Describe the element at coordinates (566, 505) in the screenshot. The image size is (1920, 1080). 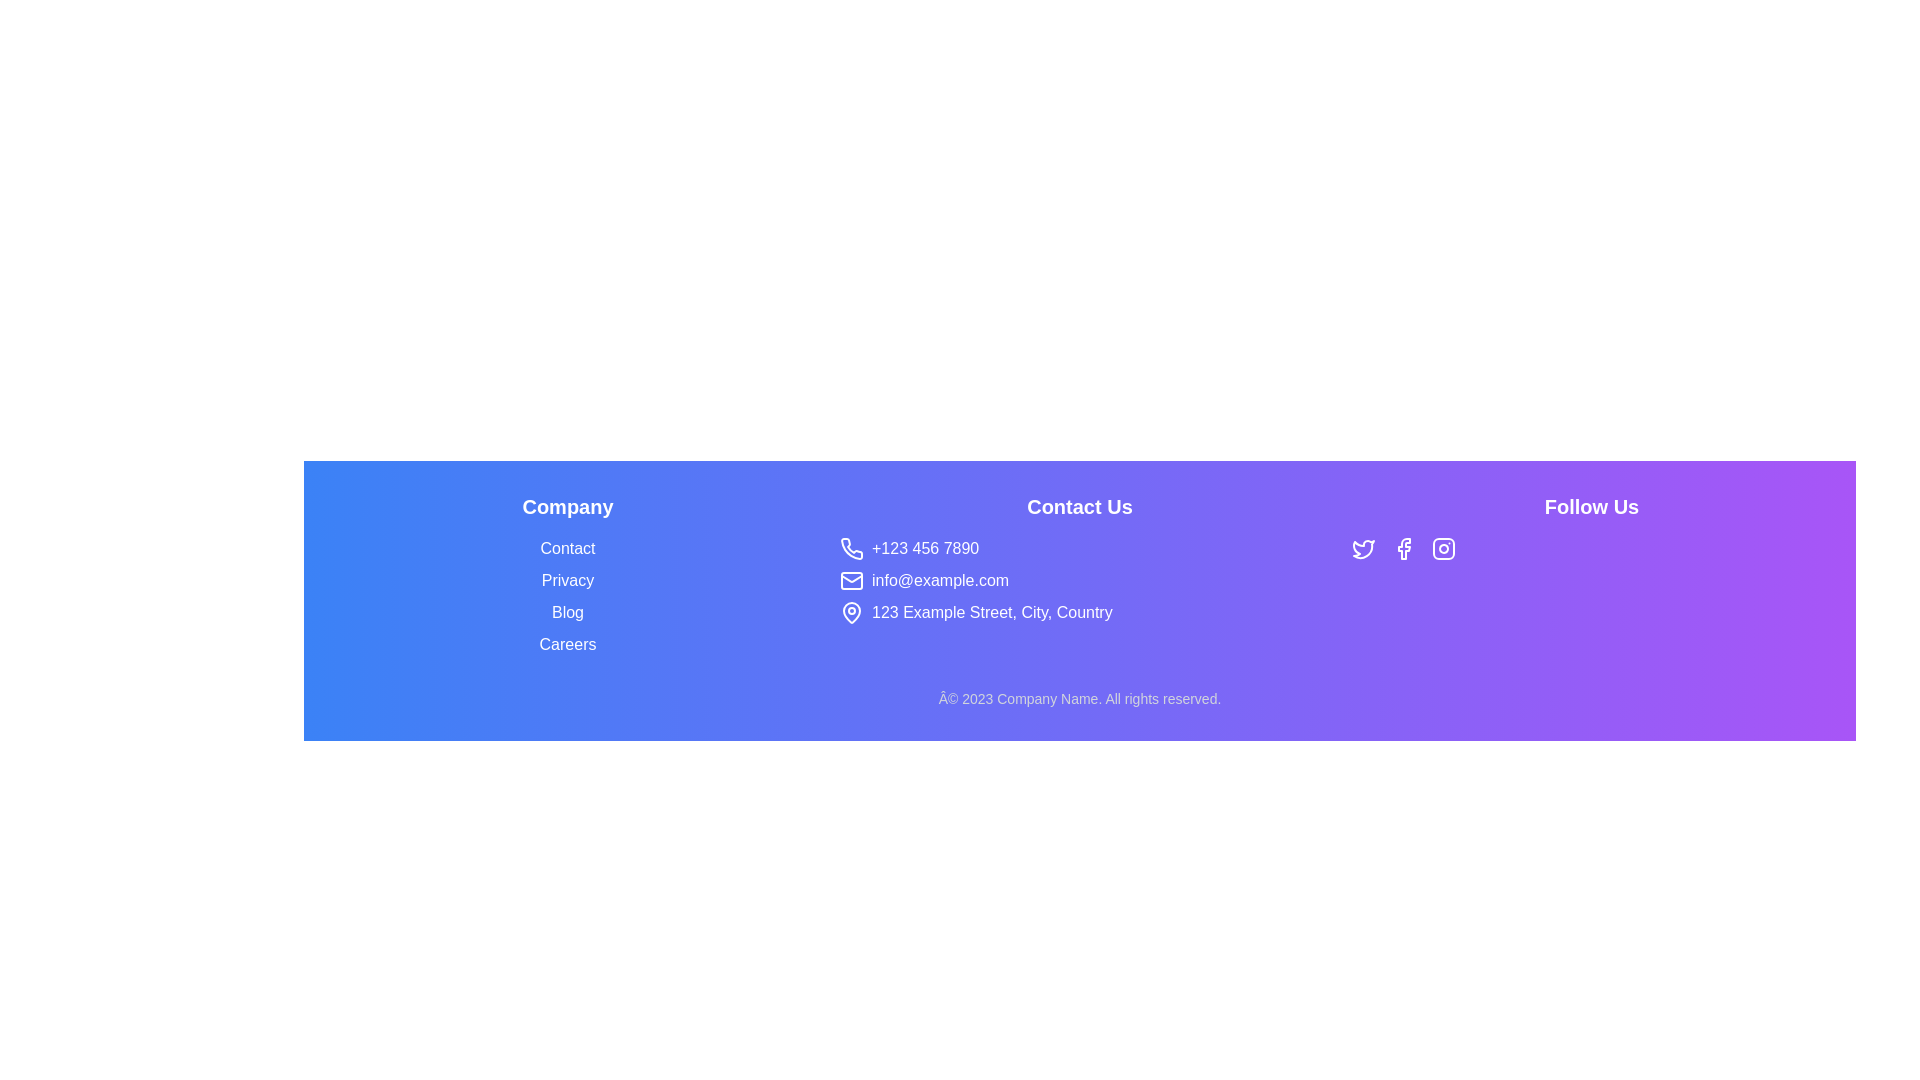
I see `the text header displaying 'Company' in bold font located in the leftmost column of the footer layout` at that location.